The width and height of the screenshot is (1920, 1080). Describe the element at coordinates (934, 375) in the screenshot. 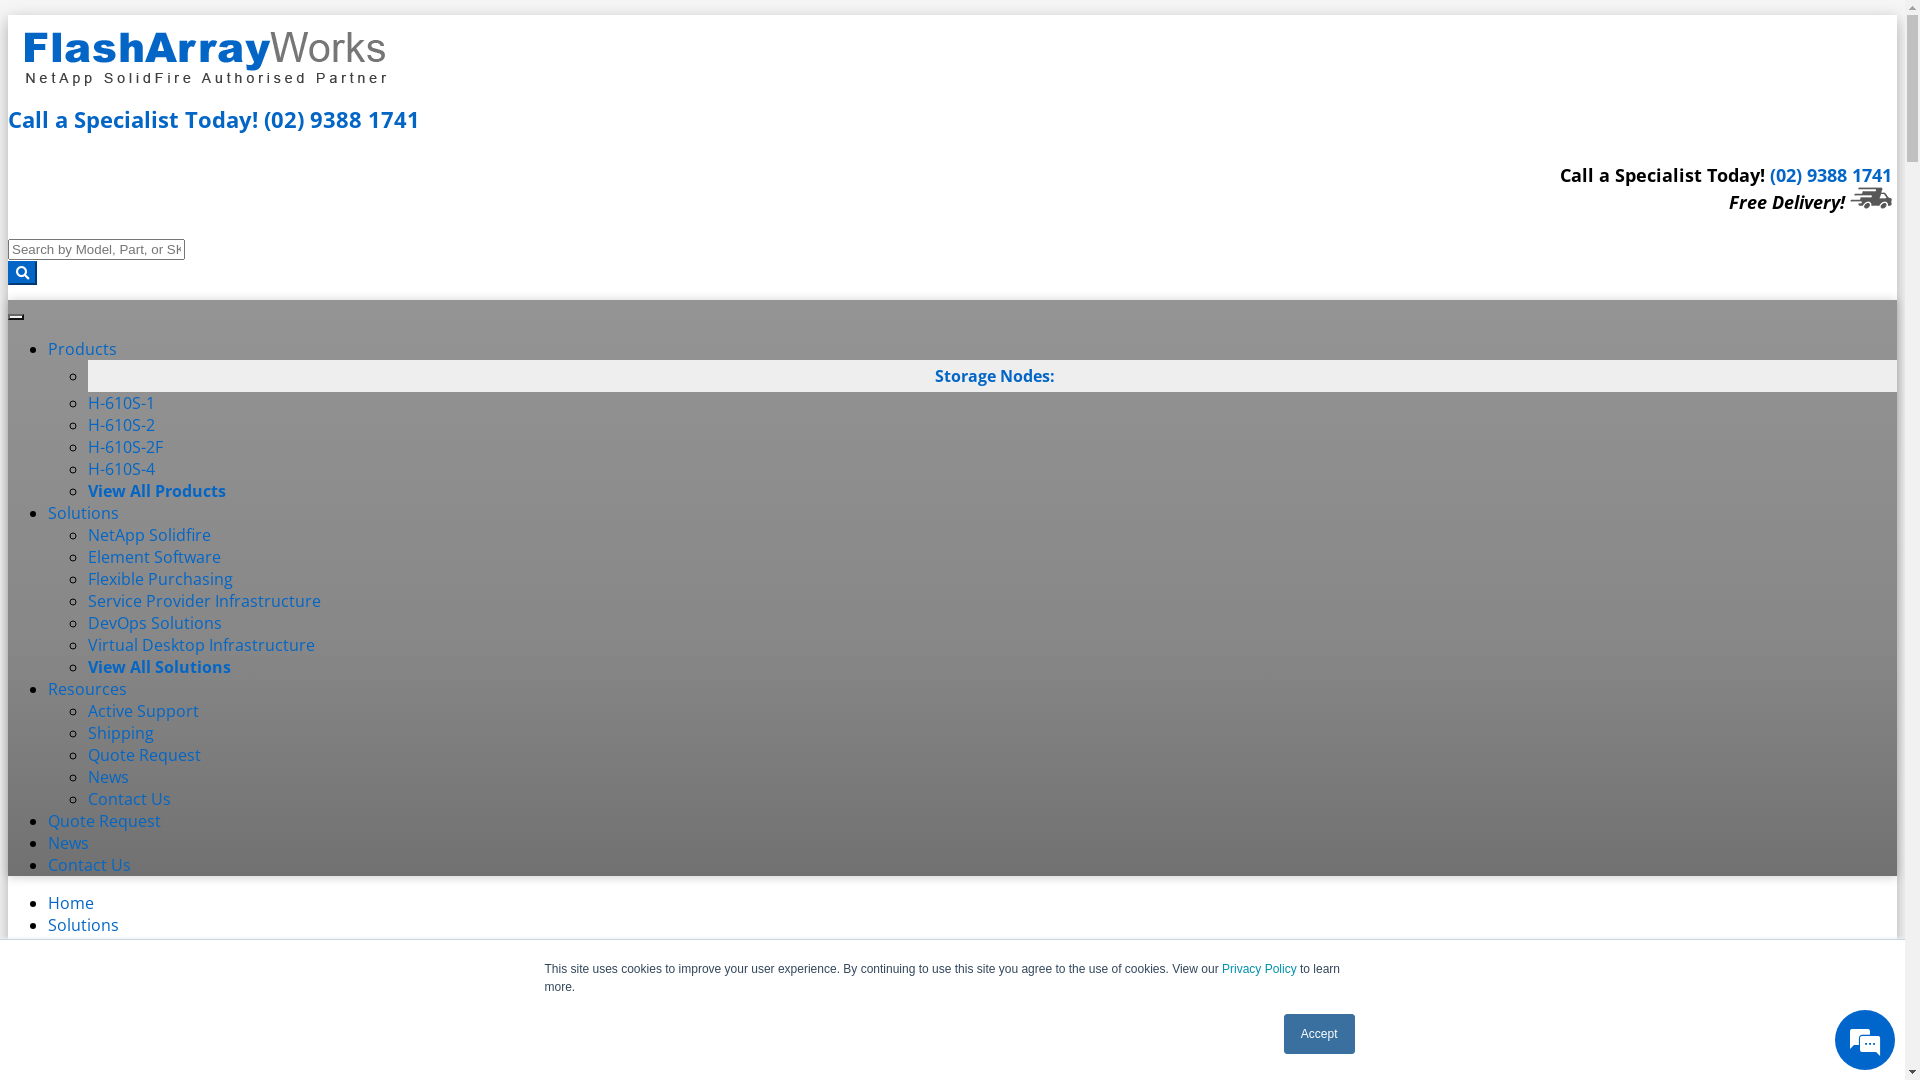

I see `'Storage Nodes:'` at that location.